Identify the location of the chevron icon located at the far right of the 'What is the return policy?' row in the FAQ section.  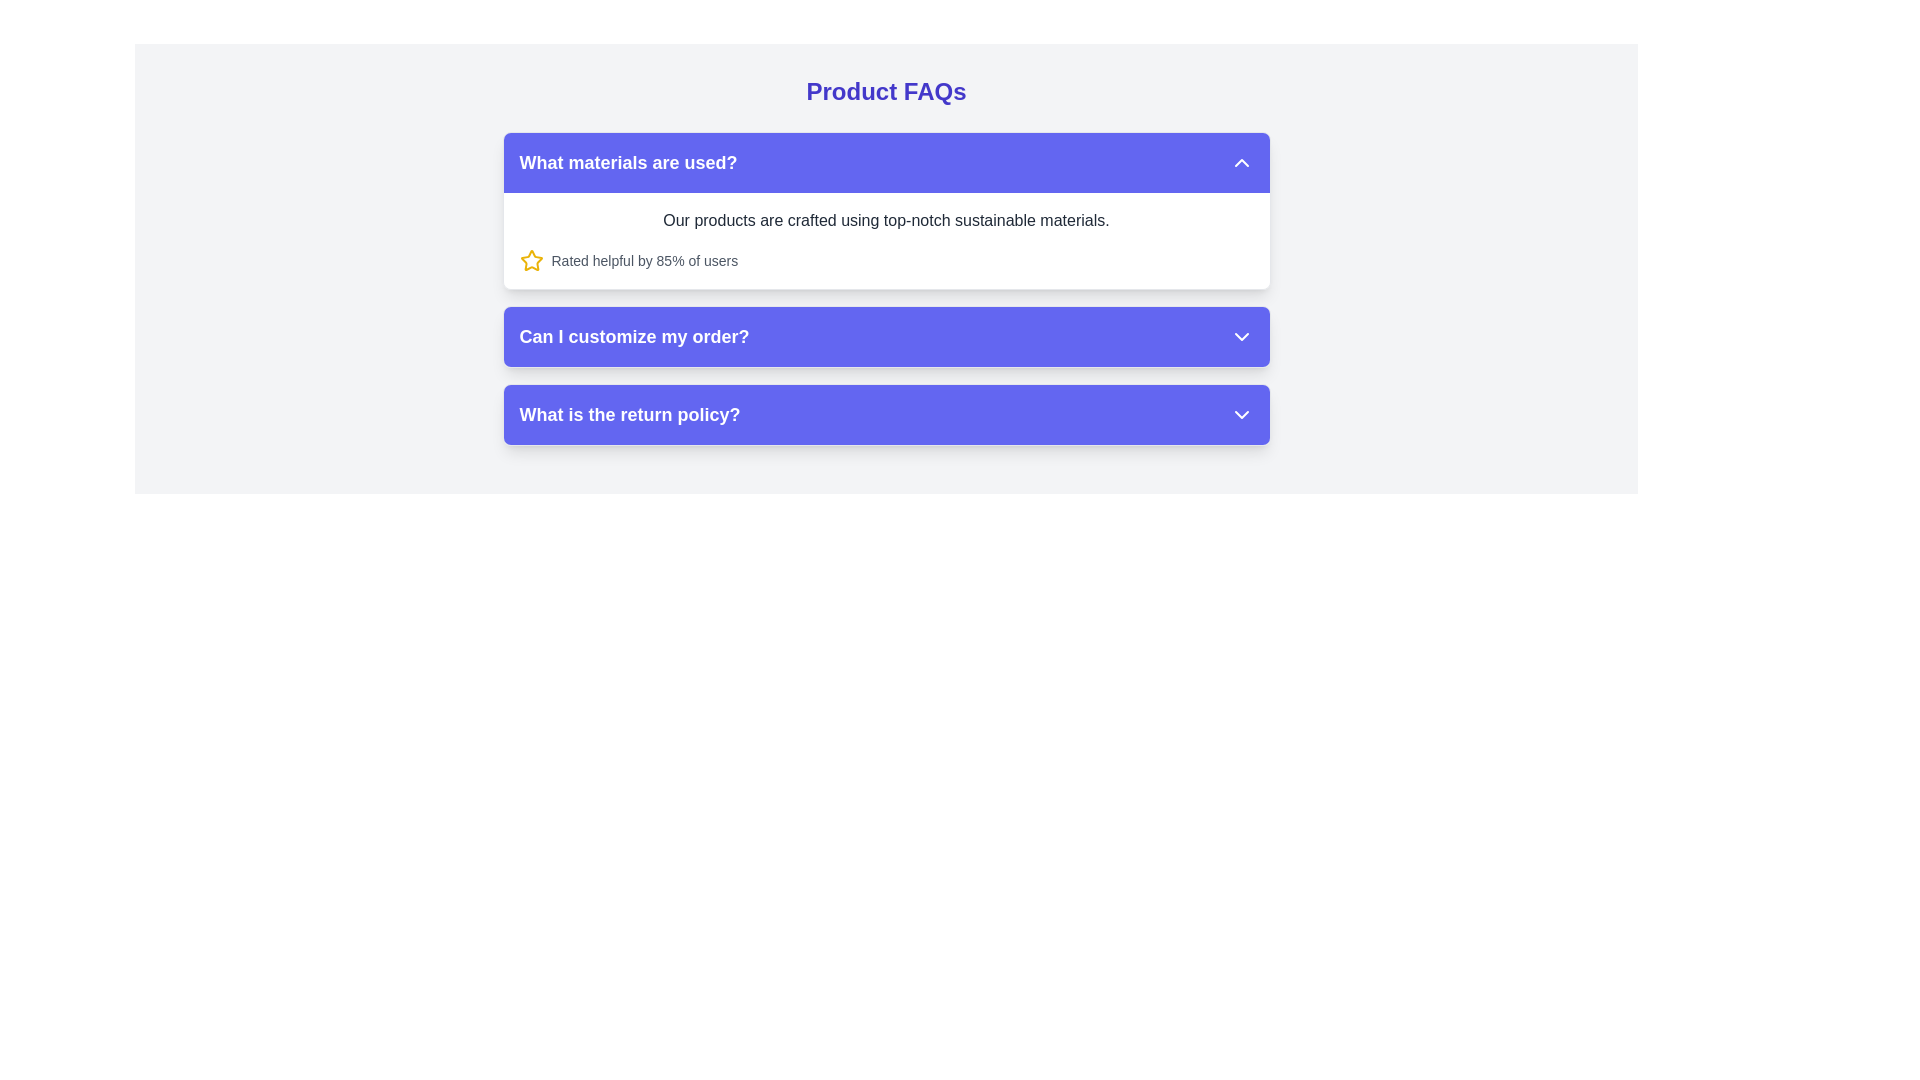
(1240, 414).